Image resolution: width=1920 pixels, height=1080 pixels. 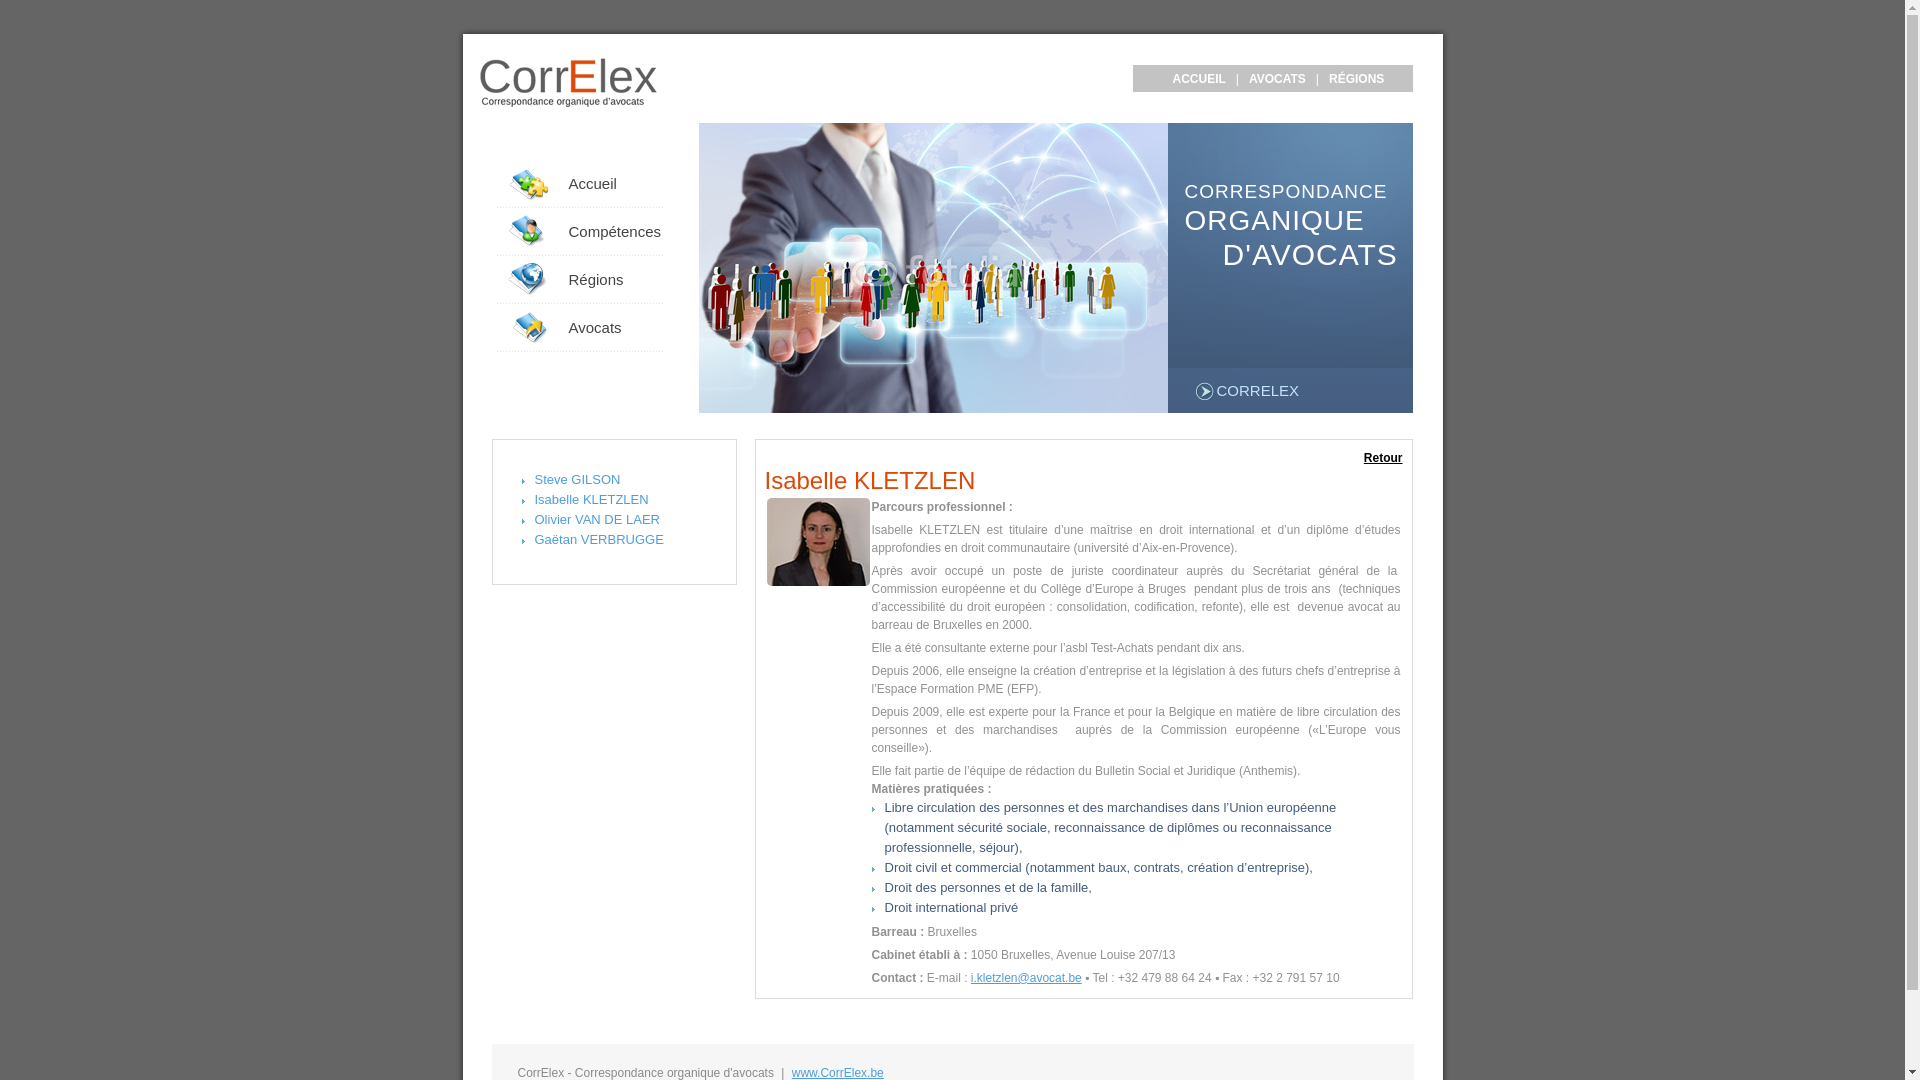 What do you see at coordinates (1276, 77) in the screenshot?
I see `'AVOCATS'` at bounding box center [1276, 77].